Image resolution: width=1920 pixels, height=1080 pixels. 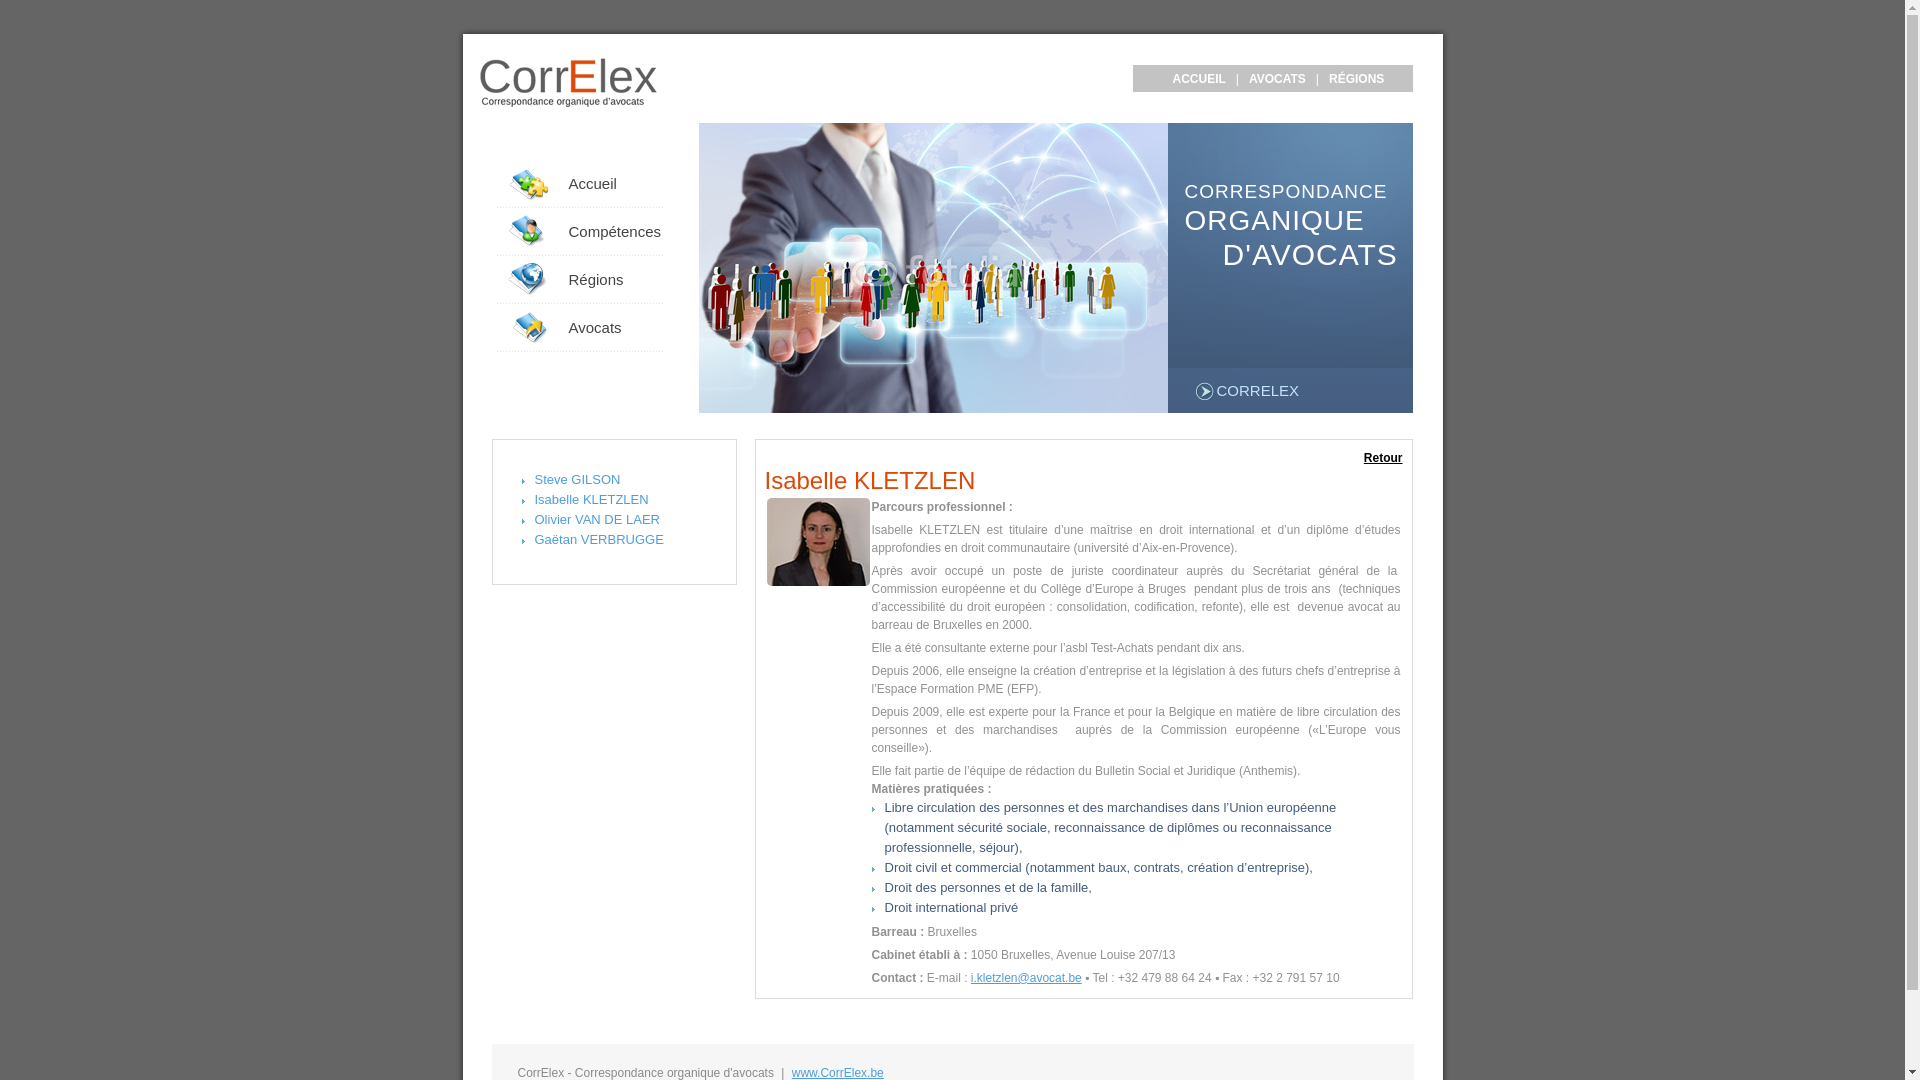 What do you see at coordinates (1276, 77) in the screenshot?
I see `'AVOCATS'` at bounding box center [1276, 77].